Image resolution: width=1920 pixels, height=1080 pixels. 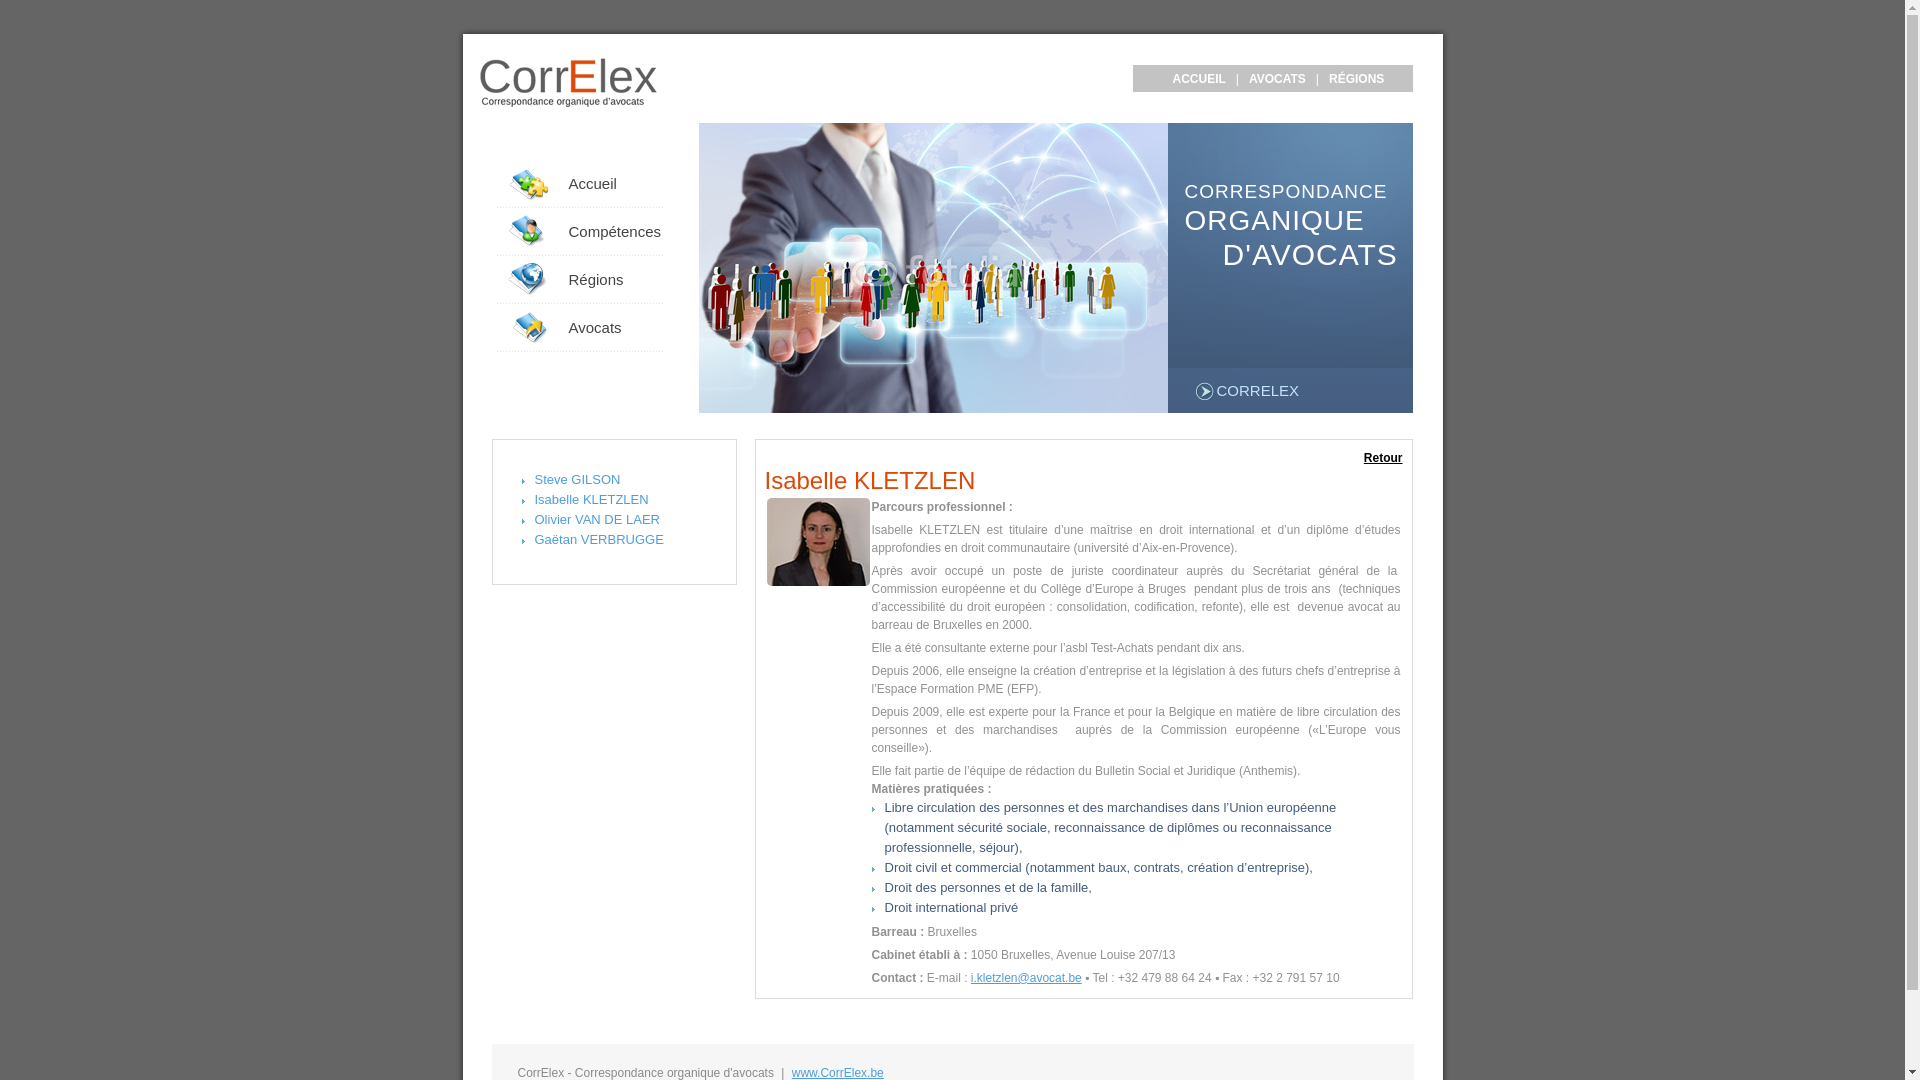 What do you see at coordinates (1276, 77) in the screenshot?
I see `'AVOCATS'` at bounding box center [1276, 77].